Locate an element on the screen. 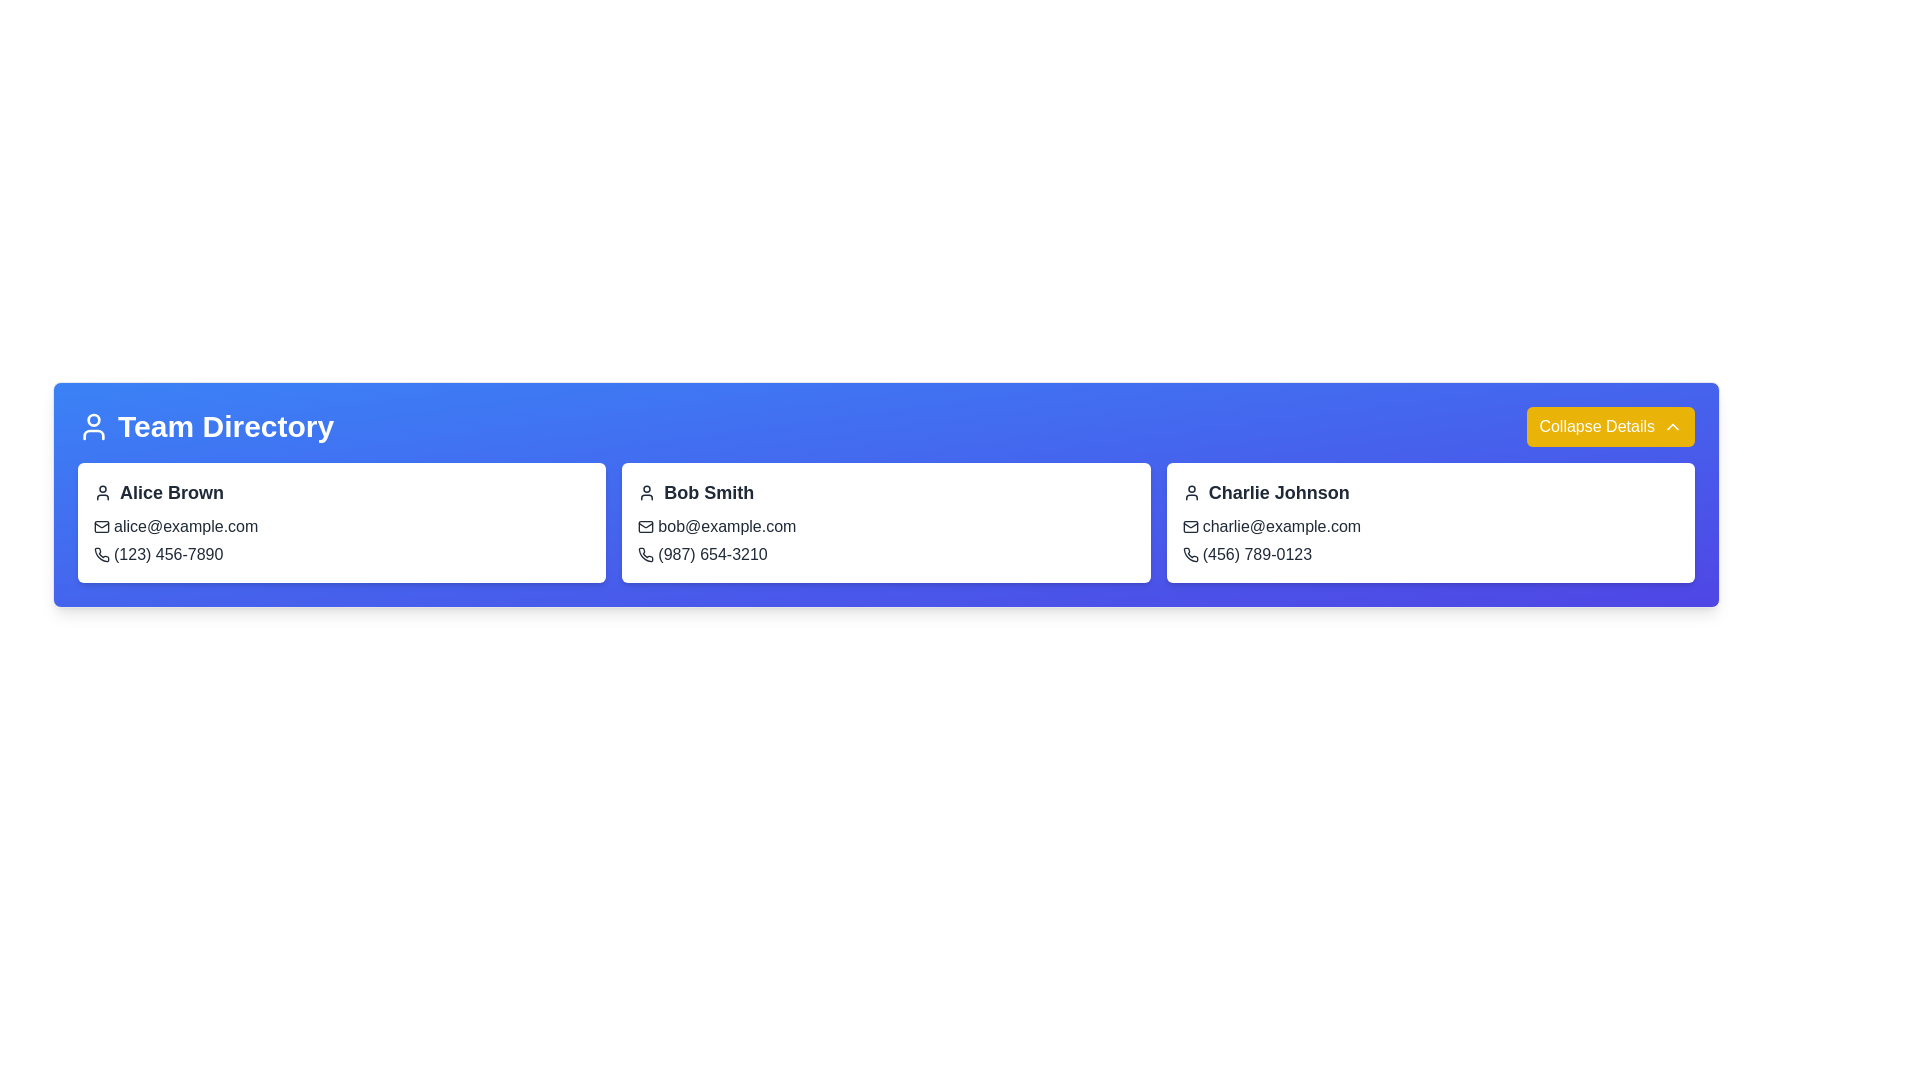 The width and height of the screenshot is (1920, 1080). the decorative icon located to the left of the 'Team Directory' text in the horizontal blue header bar is located at coordinates (93, 426).